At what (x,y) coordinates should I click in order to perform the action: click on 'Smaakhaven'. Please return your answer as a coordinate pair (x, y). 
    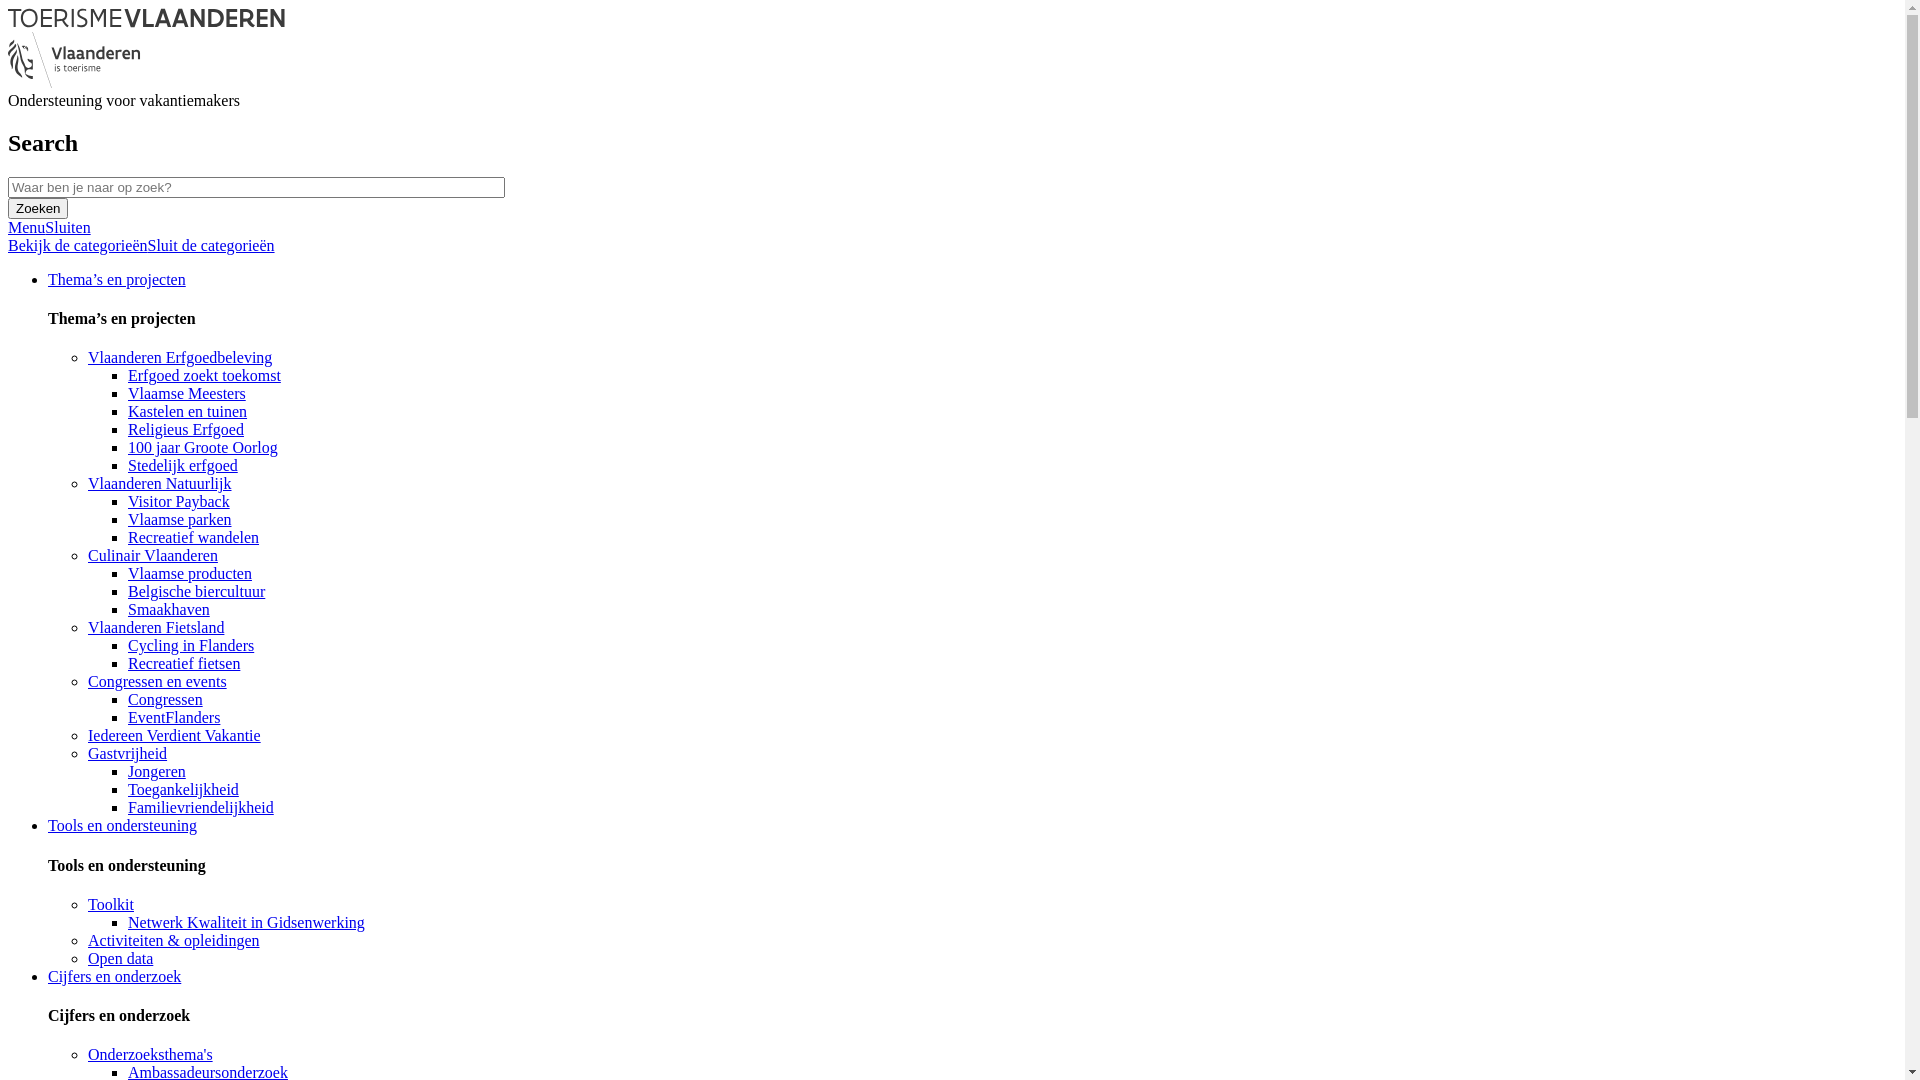
    Looking at the image, I should click on (168, 608).